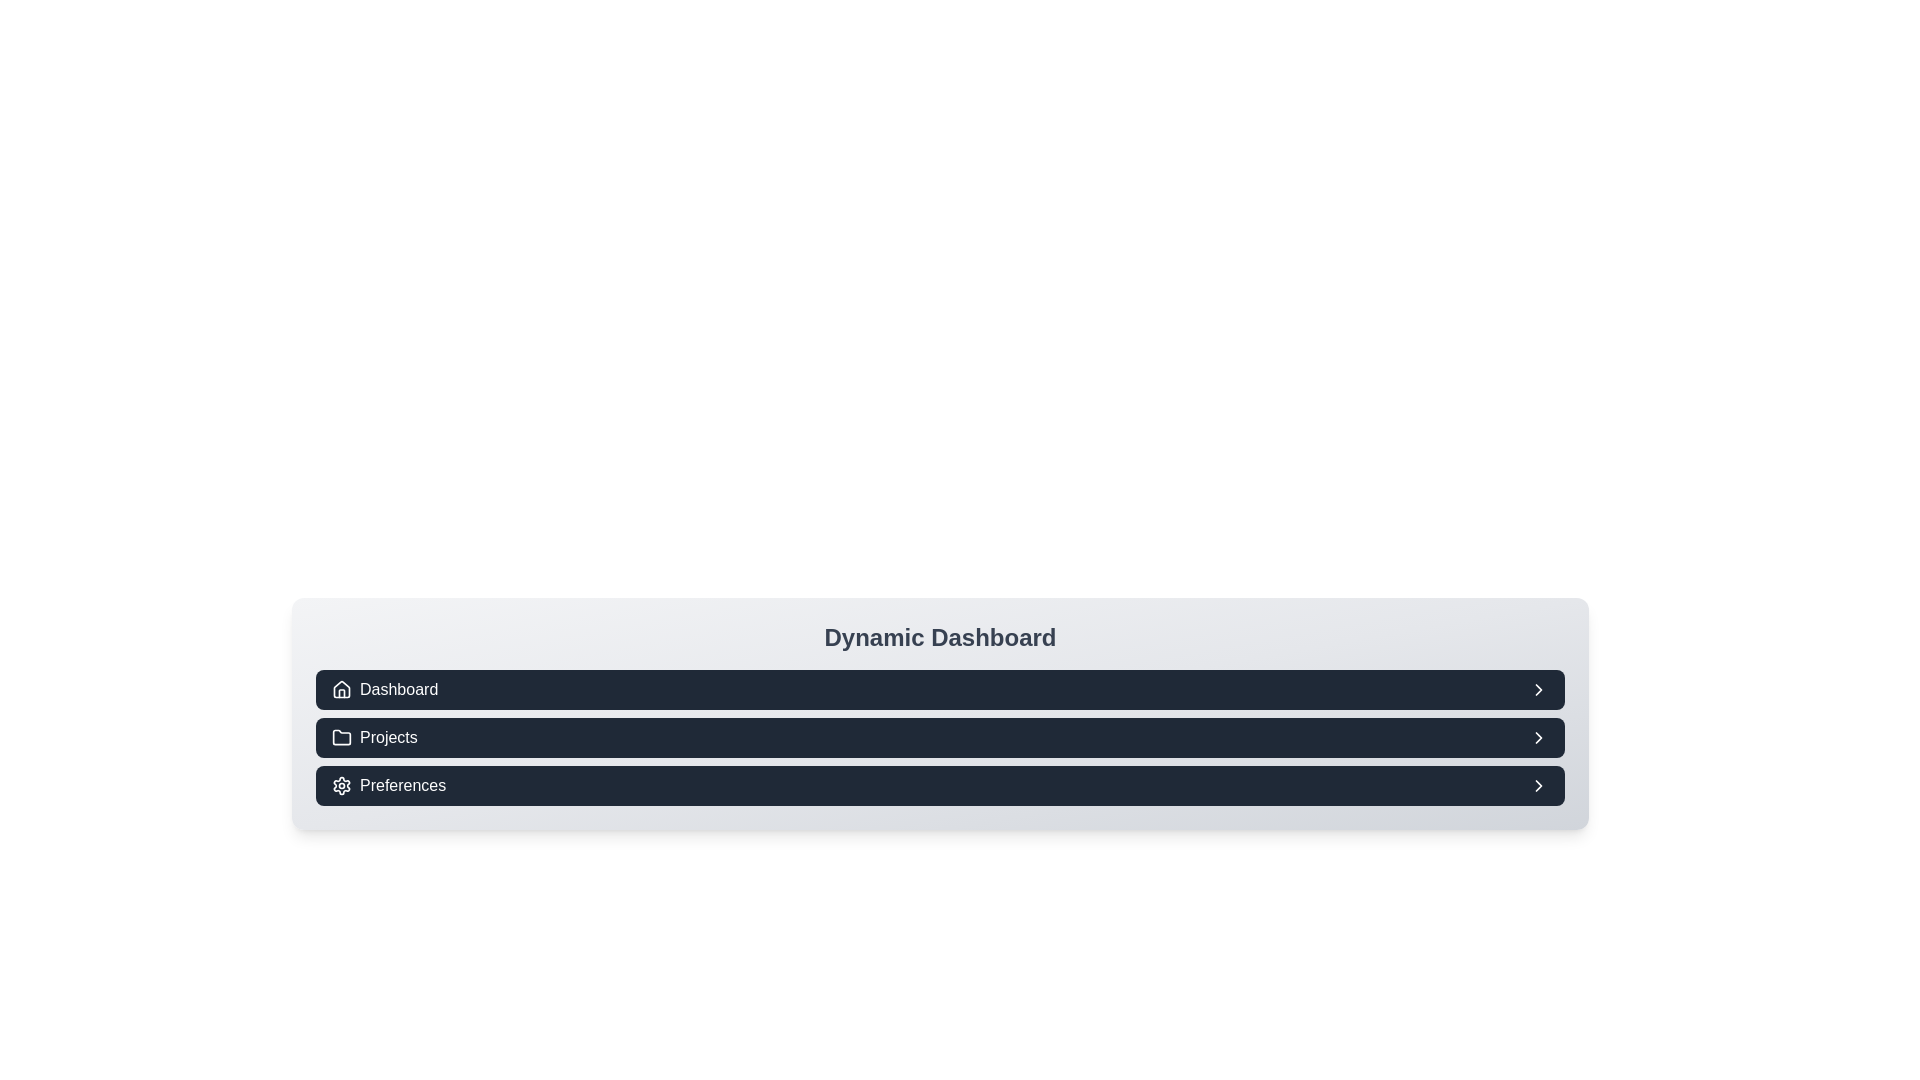 Image resolution: width=1920 pixels, height=1080 pixels. I want to click on the folder icon representing the 'Projects' section in the navigation menu, which is positioned to the left of the text within the row labeled 'Projects', so click(341, 737).